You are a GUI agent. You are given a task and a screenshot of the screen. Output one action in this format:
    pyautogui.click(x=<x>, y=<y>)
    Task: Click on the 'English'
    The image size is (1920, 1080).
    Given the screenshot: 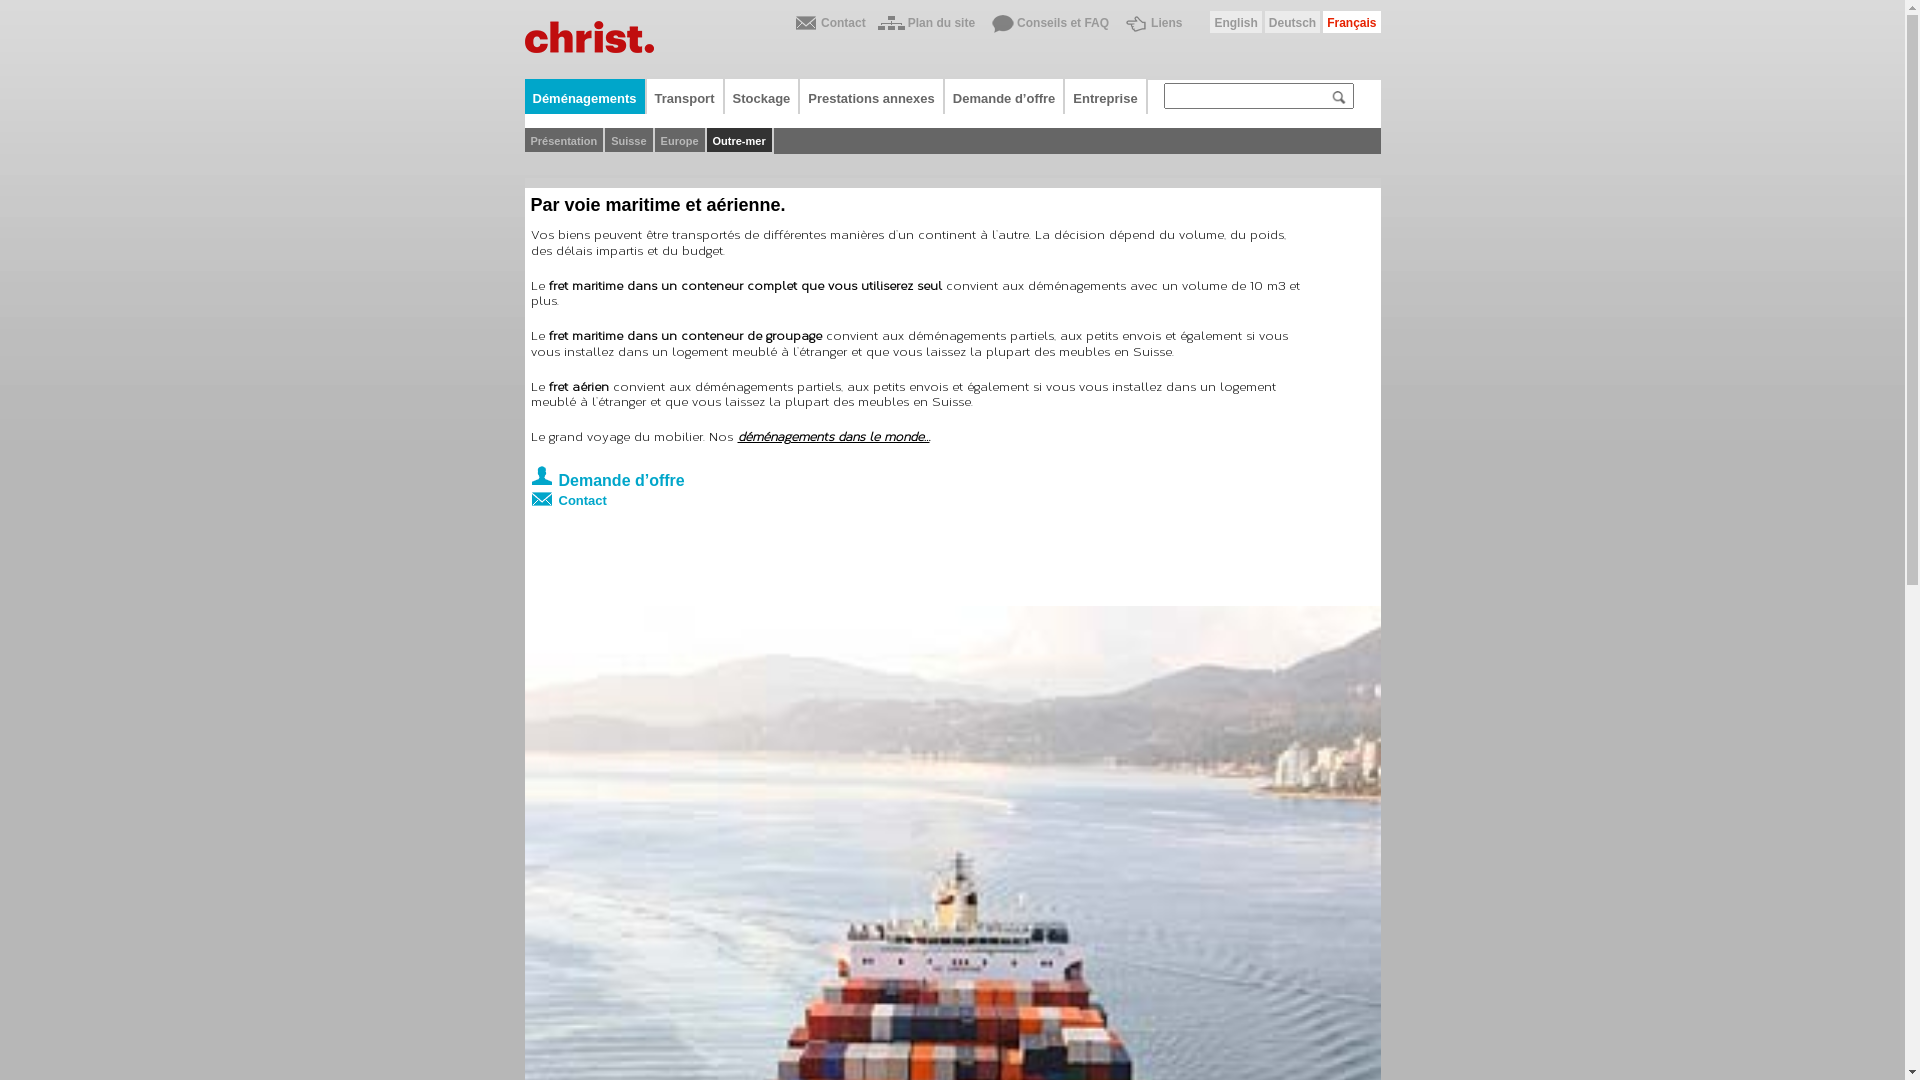 What is the action you would take?
    pyautogui.click(x=1234, y=22)
    